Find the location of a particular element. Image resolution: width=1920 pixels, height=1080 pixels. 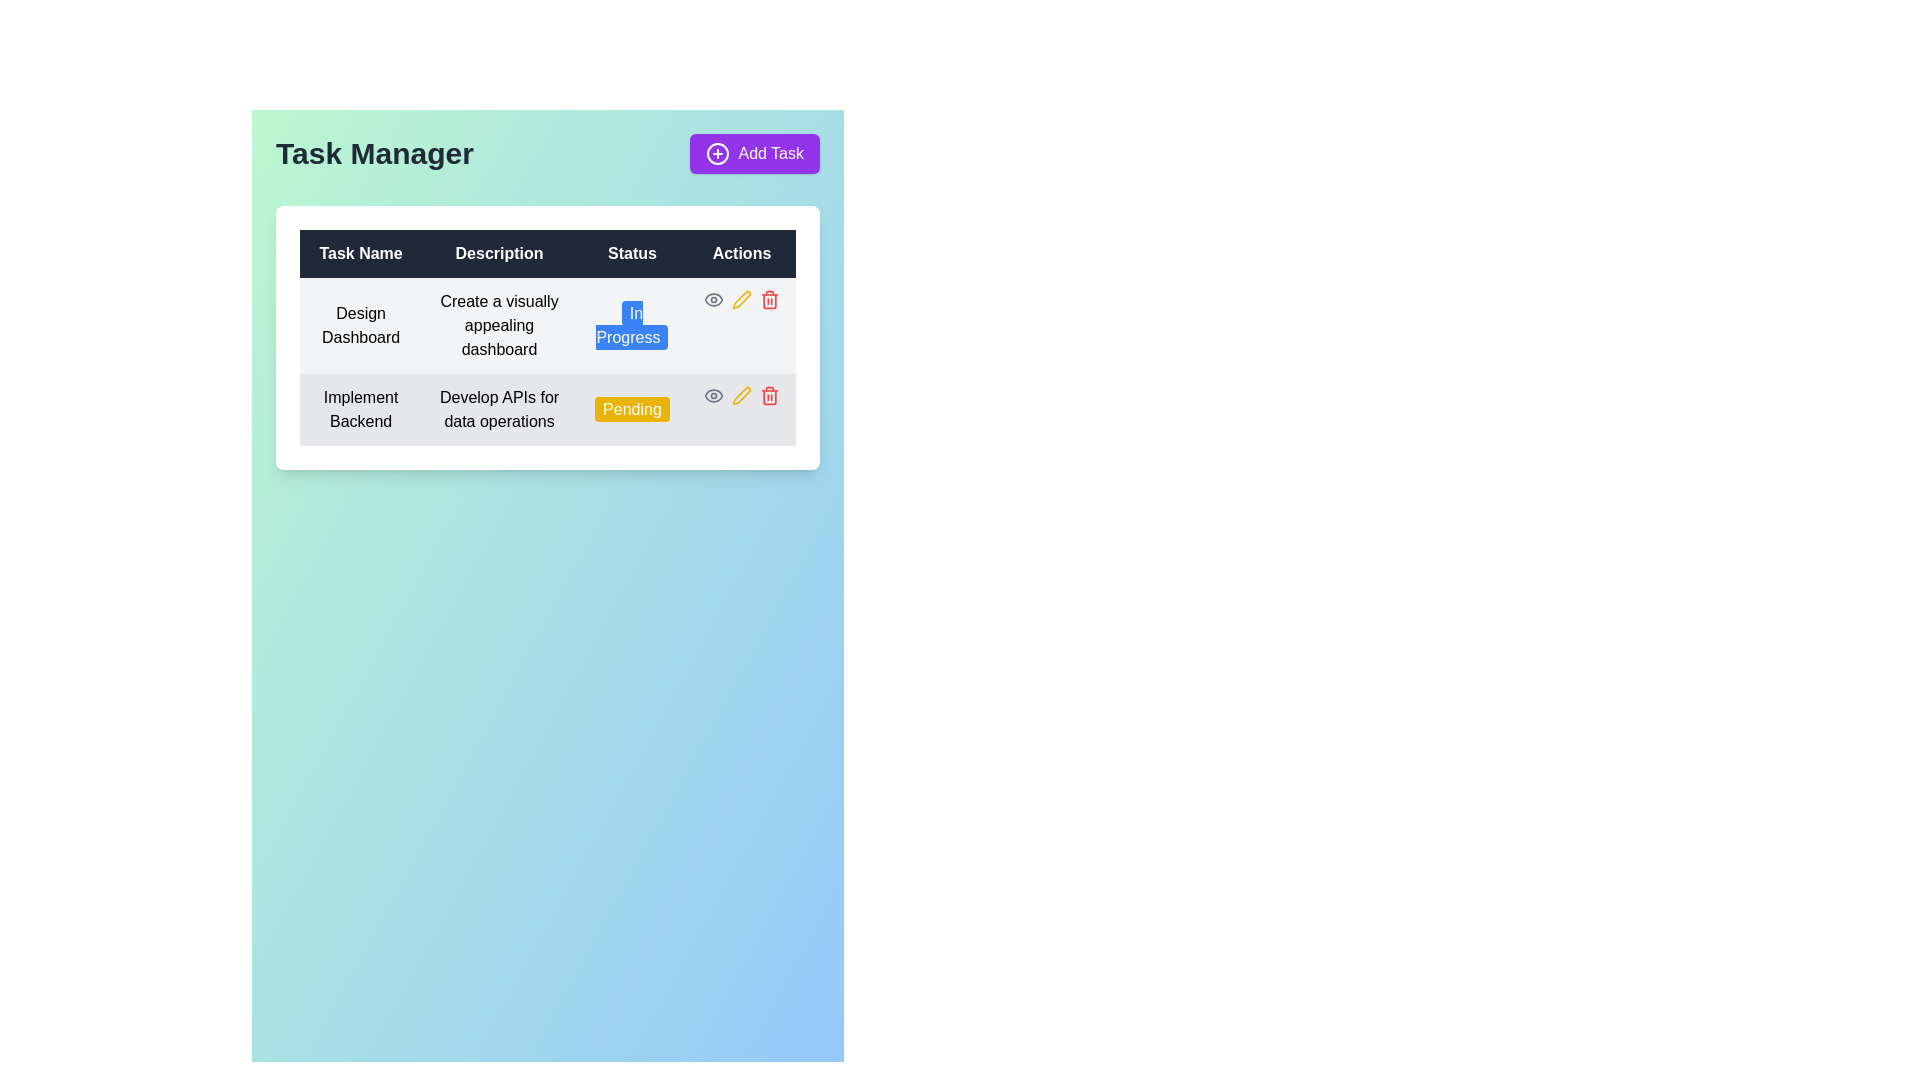

the Static Text displaying 'Create a visually appealing dashboard' located in the 'Description' column of the first row in the table structure is located at coordinates (499, 325).